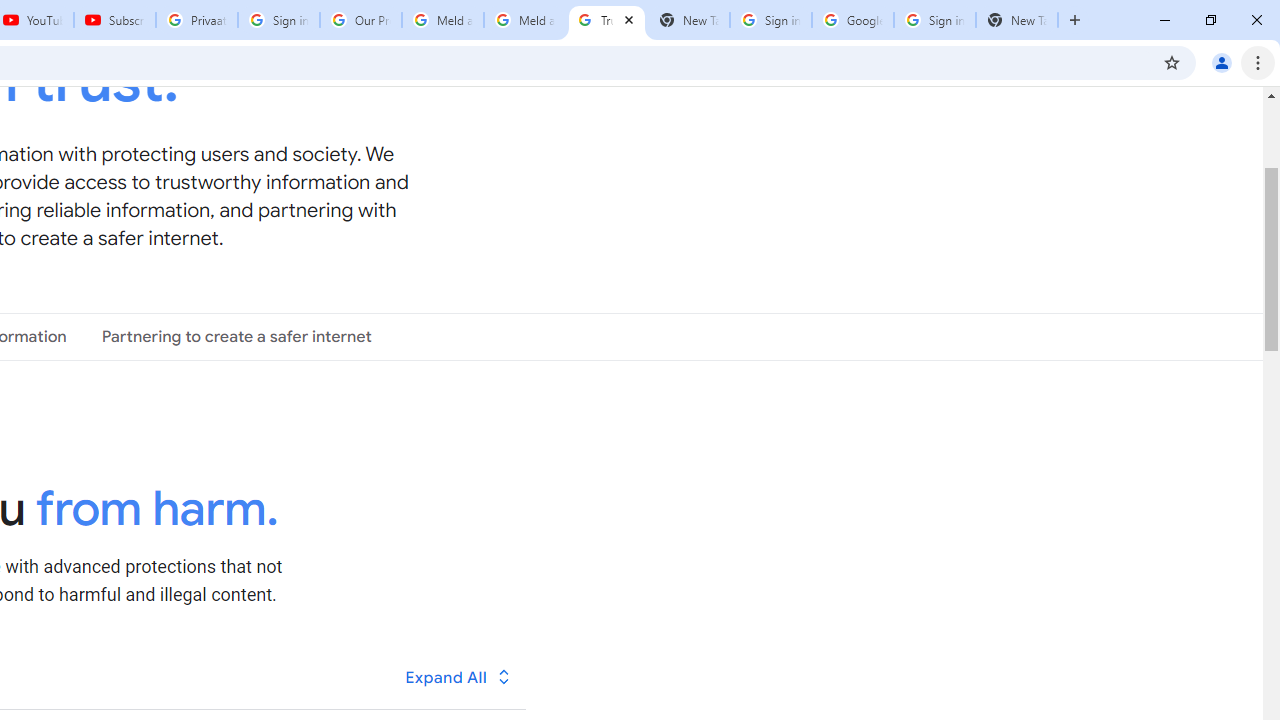 Image resolution: width=1280 pixels, height=720 pixels. Describe the element at coordinates (458, 676) in the screenshot. I see `'Expand All'` at that location.